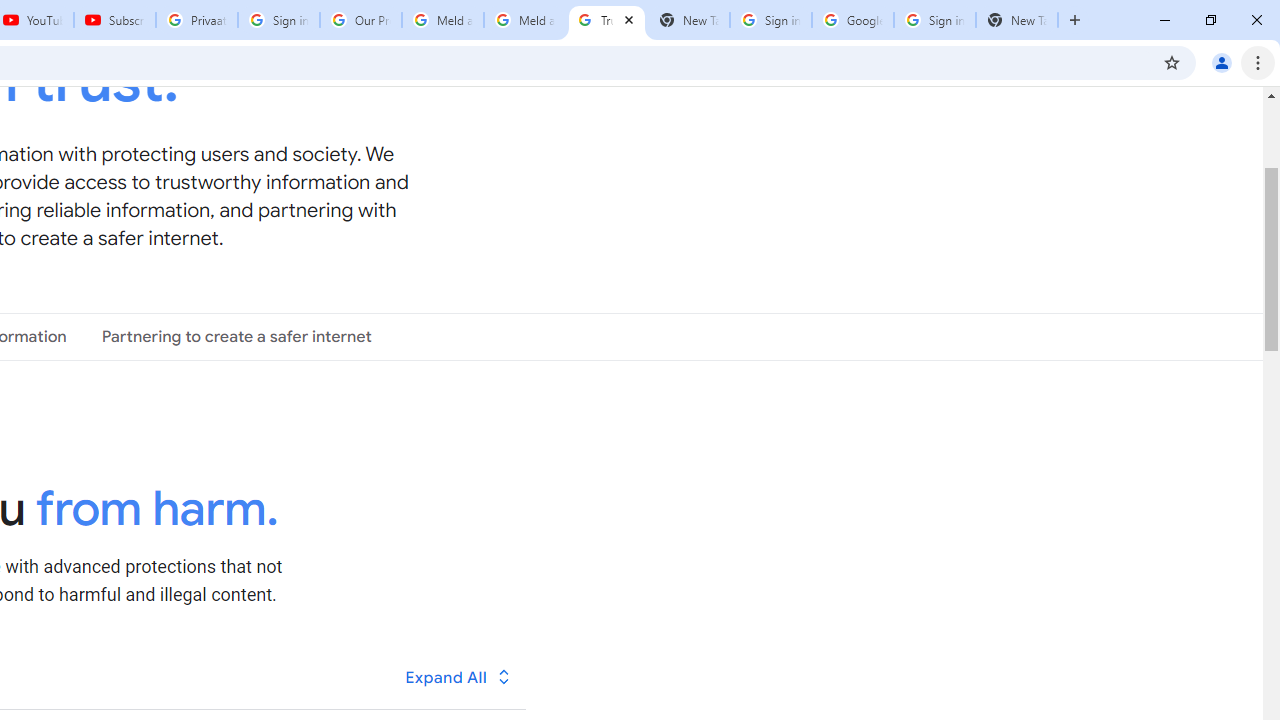 Image resolution: width=1280 pixels, height=720 pixels. Describe the element at coordinates (458, 676) in the screenshot. I see `'Expand All'` at that location.